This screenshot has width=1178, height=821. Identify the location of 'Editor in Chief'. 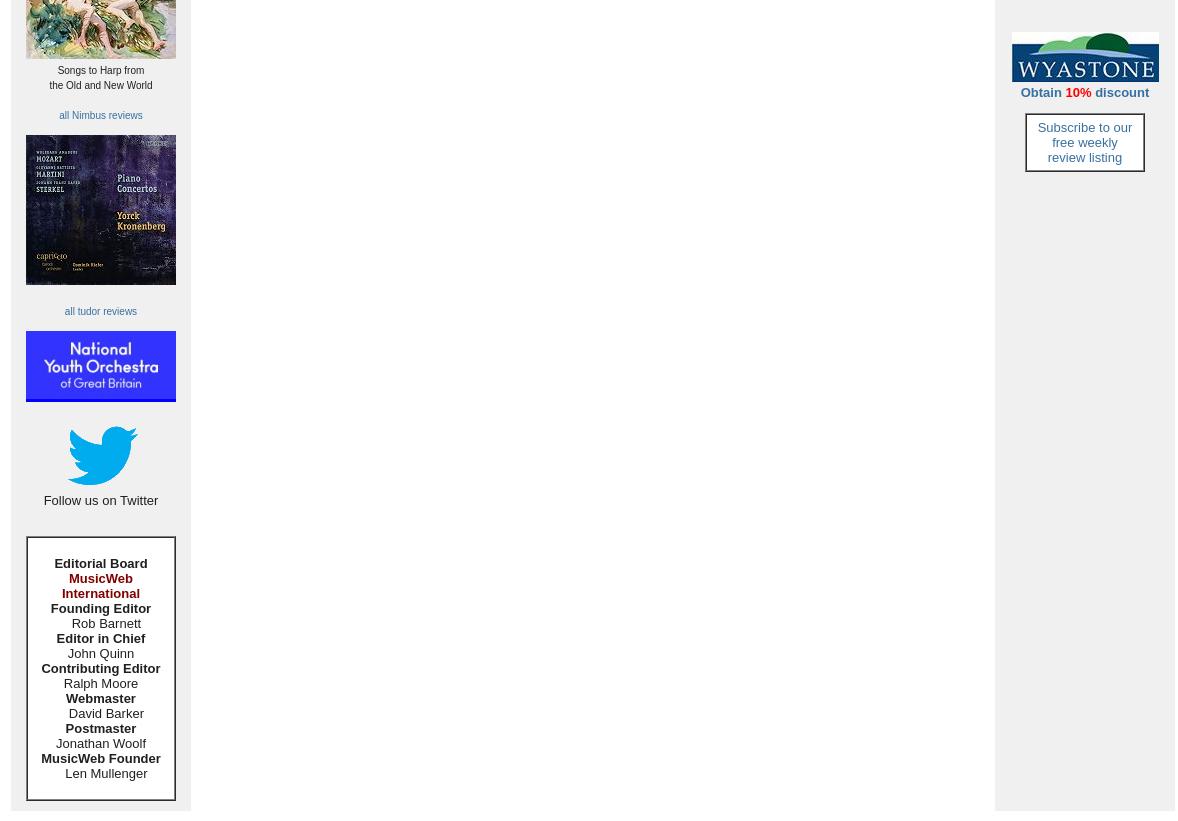
(99, 637).